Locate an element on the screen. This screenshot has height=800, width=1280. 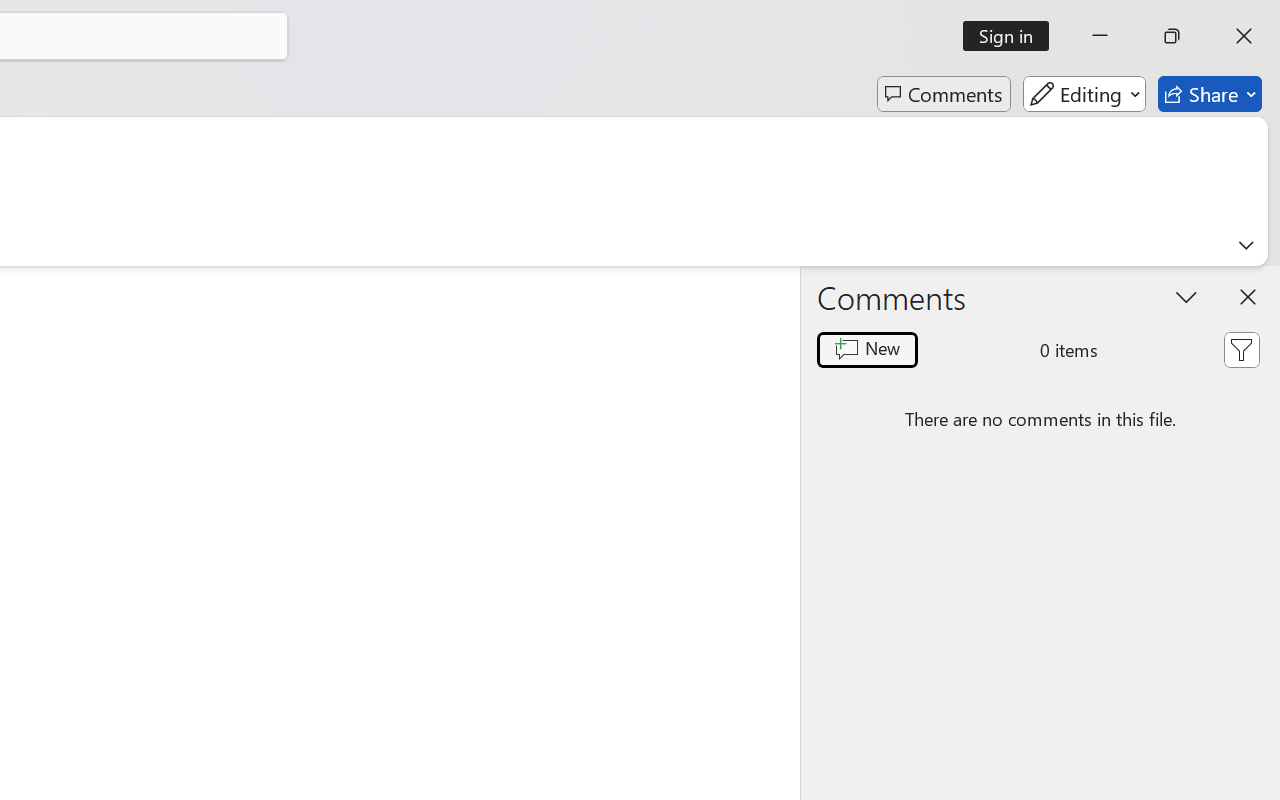
'Filter' is located at coordinates (1240, 350).